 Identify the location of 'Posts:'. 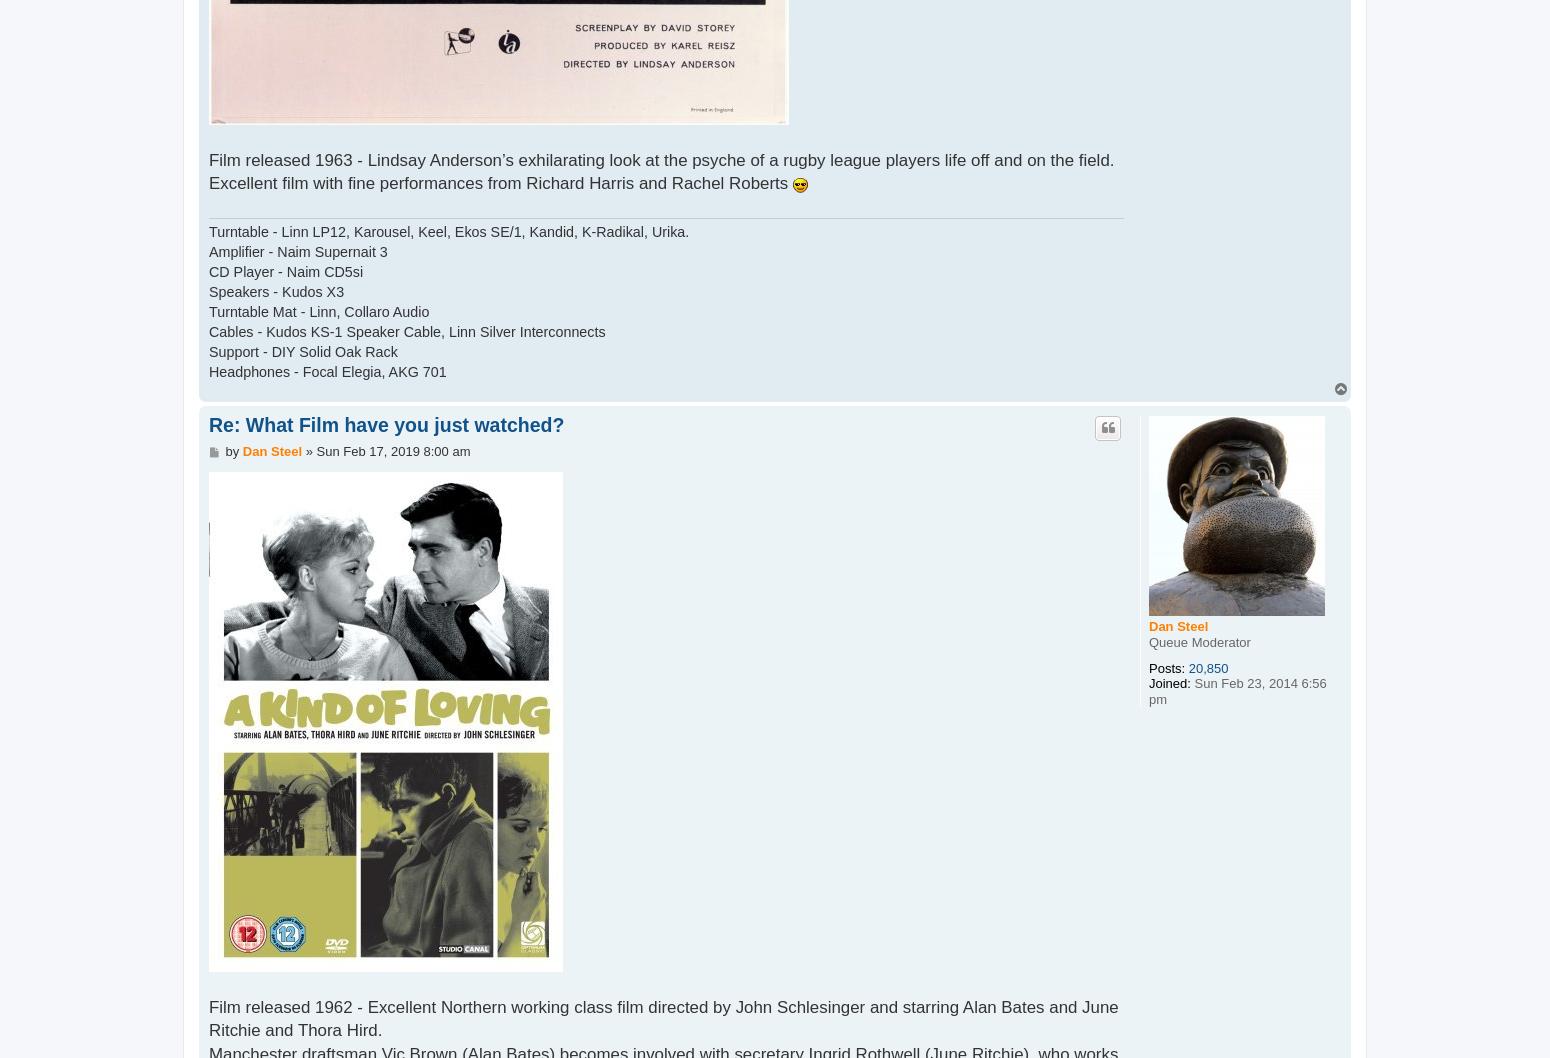
(1166, 666).